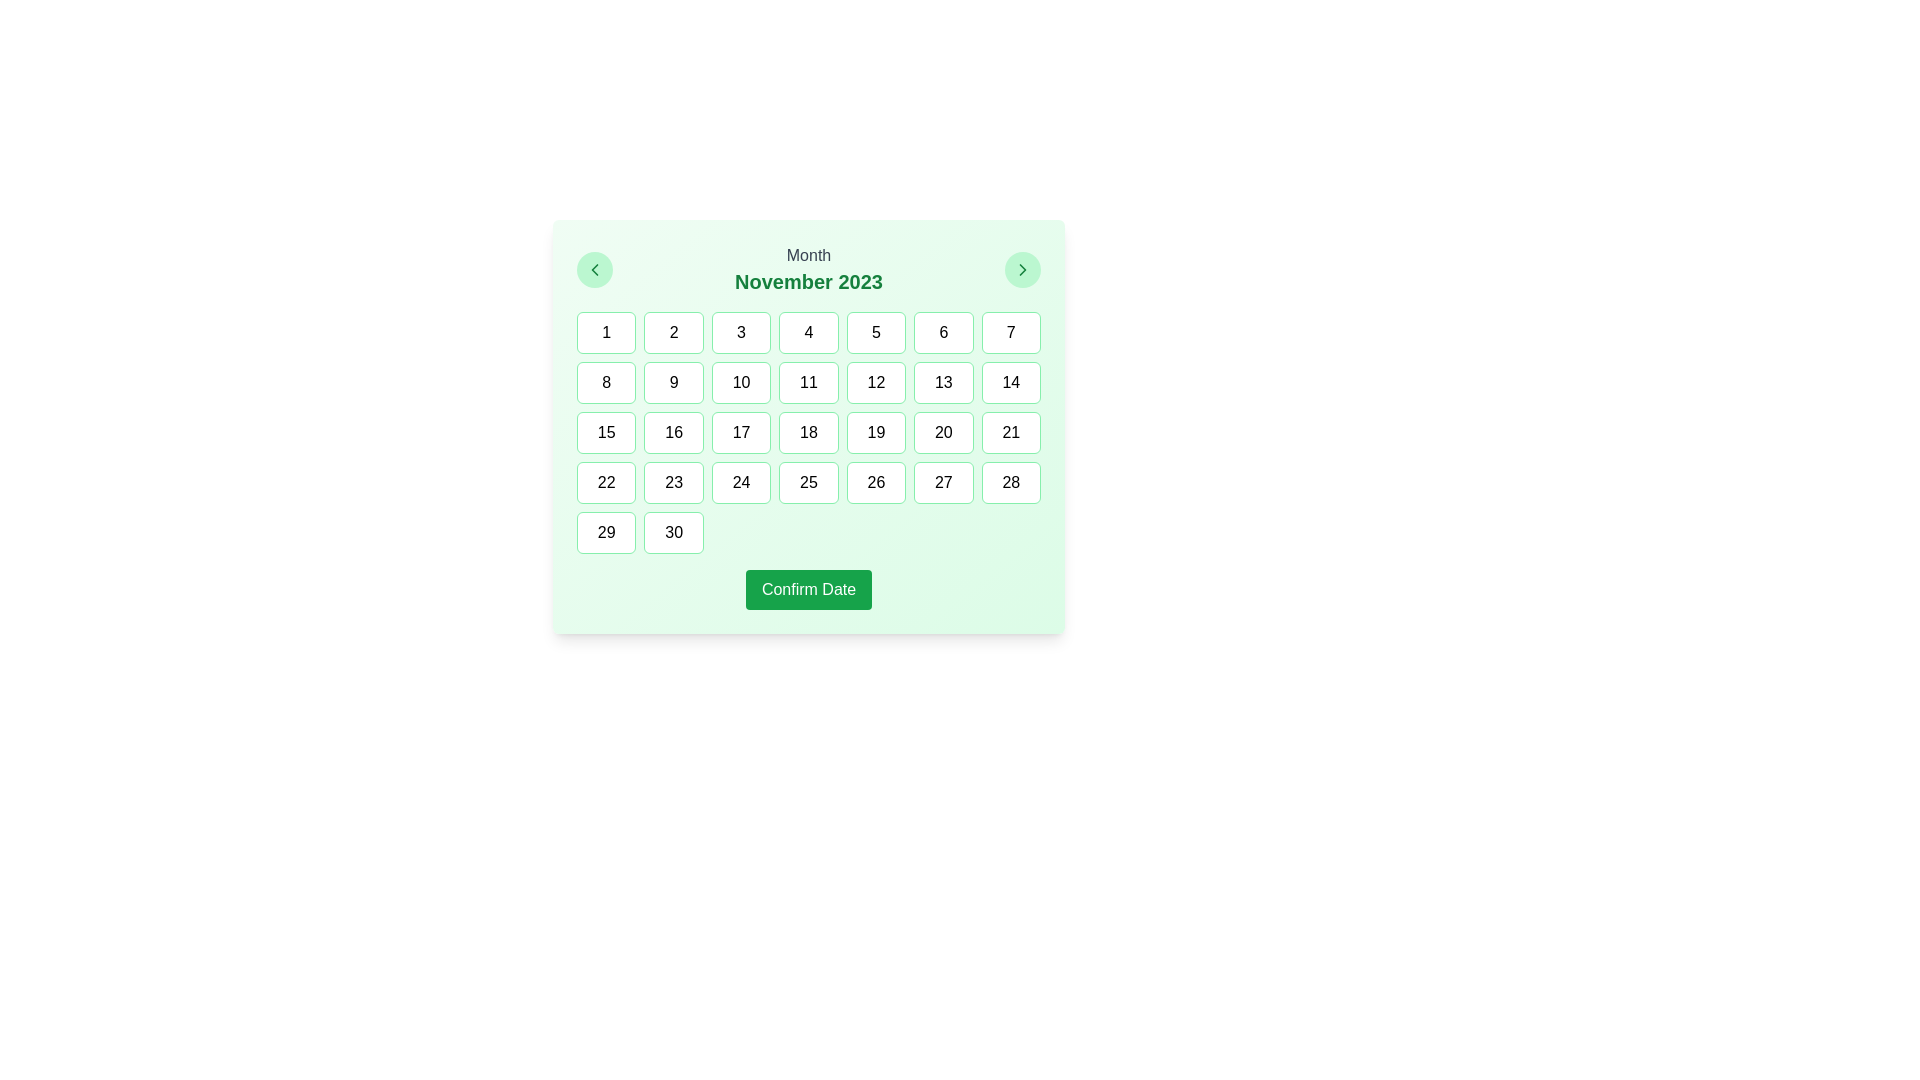 This screenshot has height=1080, width=1920. I want to click on the selection button for the day '10' in the November 2023 calendar, so click(740, 382).